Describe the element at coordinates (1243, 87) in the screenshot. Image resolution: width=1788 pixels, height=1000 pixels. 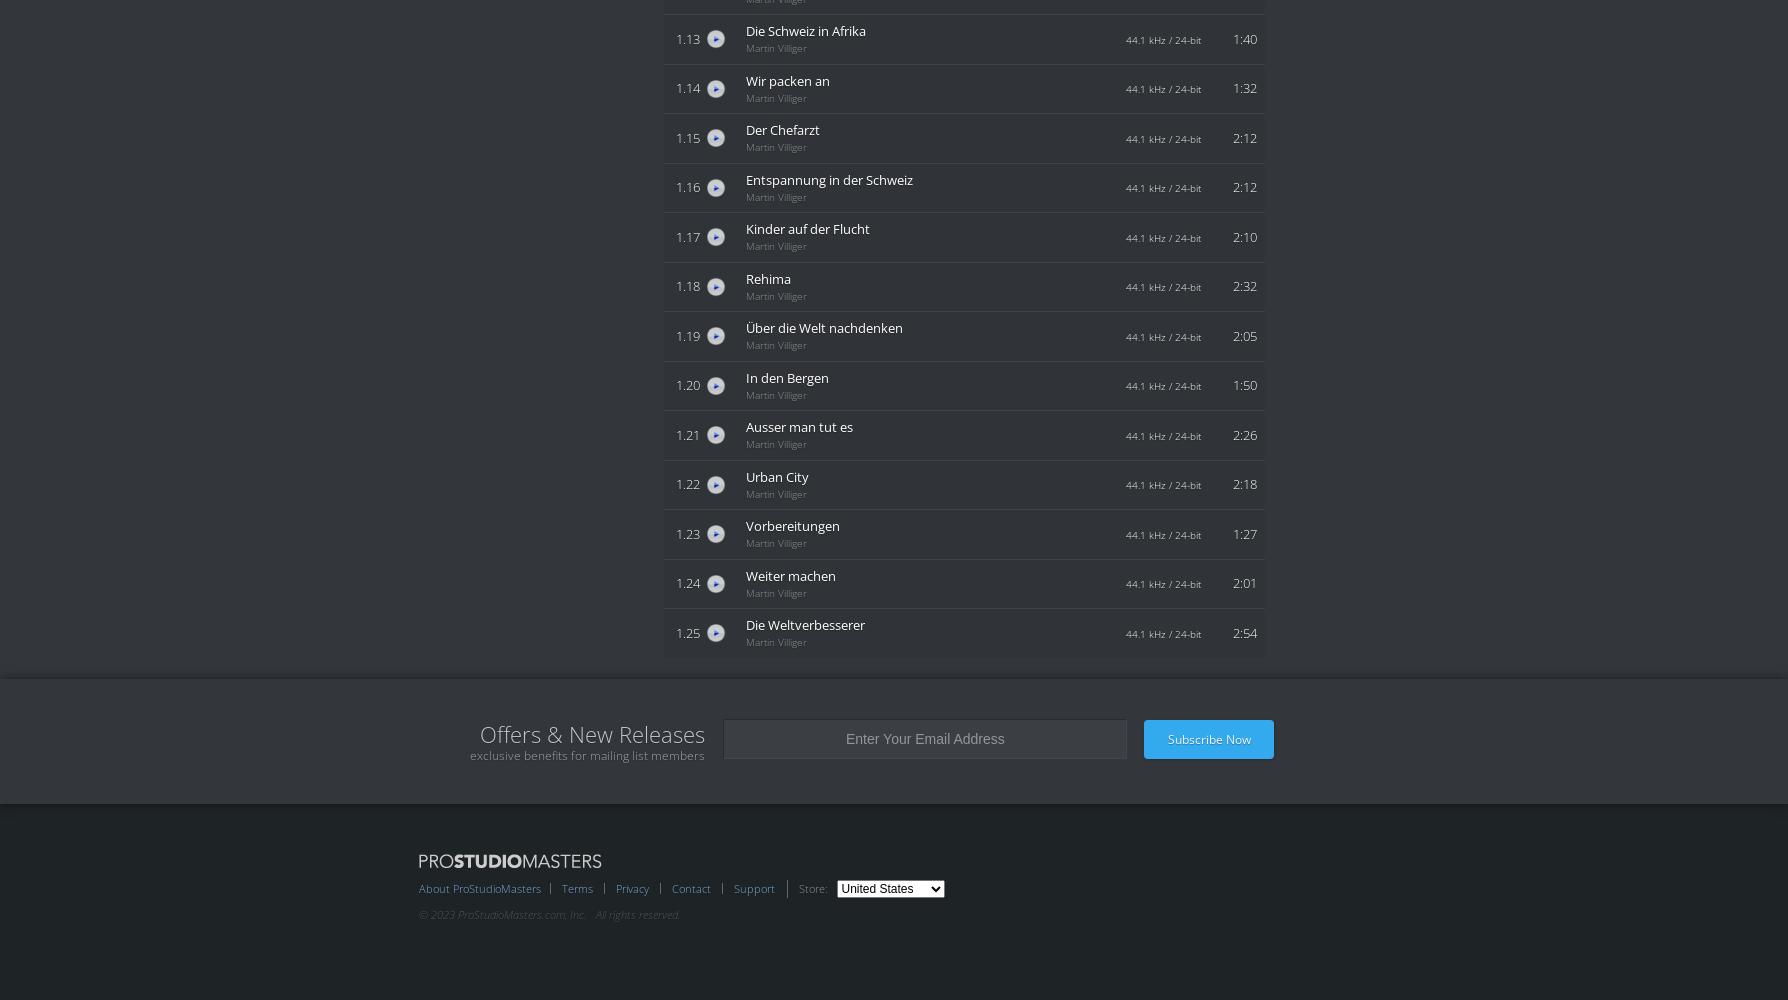
I see `'1:32'` at that location.